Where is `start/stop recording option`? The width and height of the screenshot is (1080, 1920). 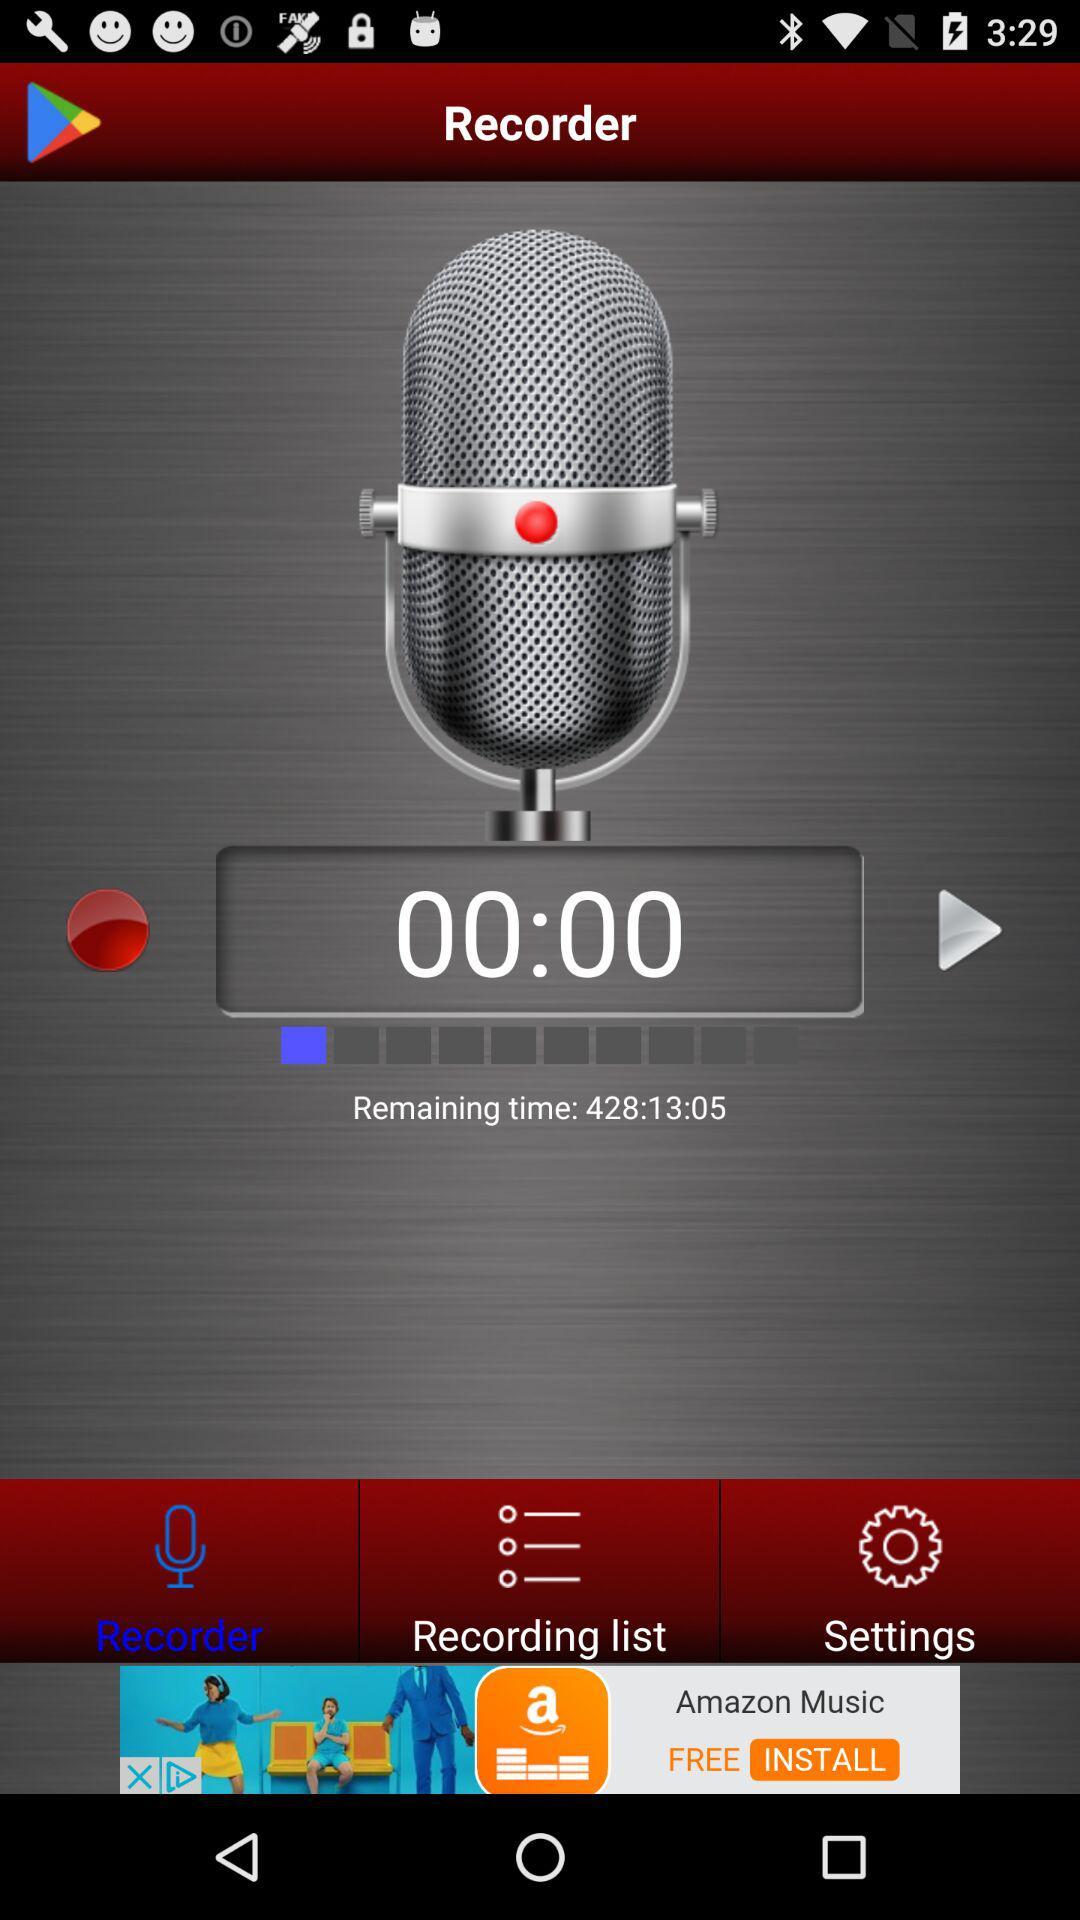 start/stop recording option is located at coordinates (108, 929).